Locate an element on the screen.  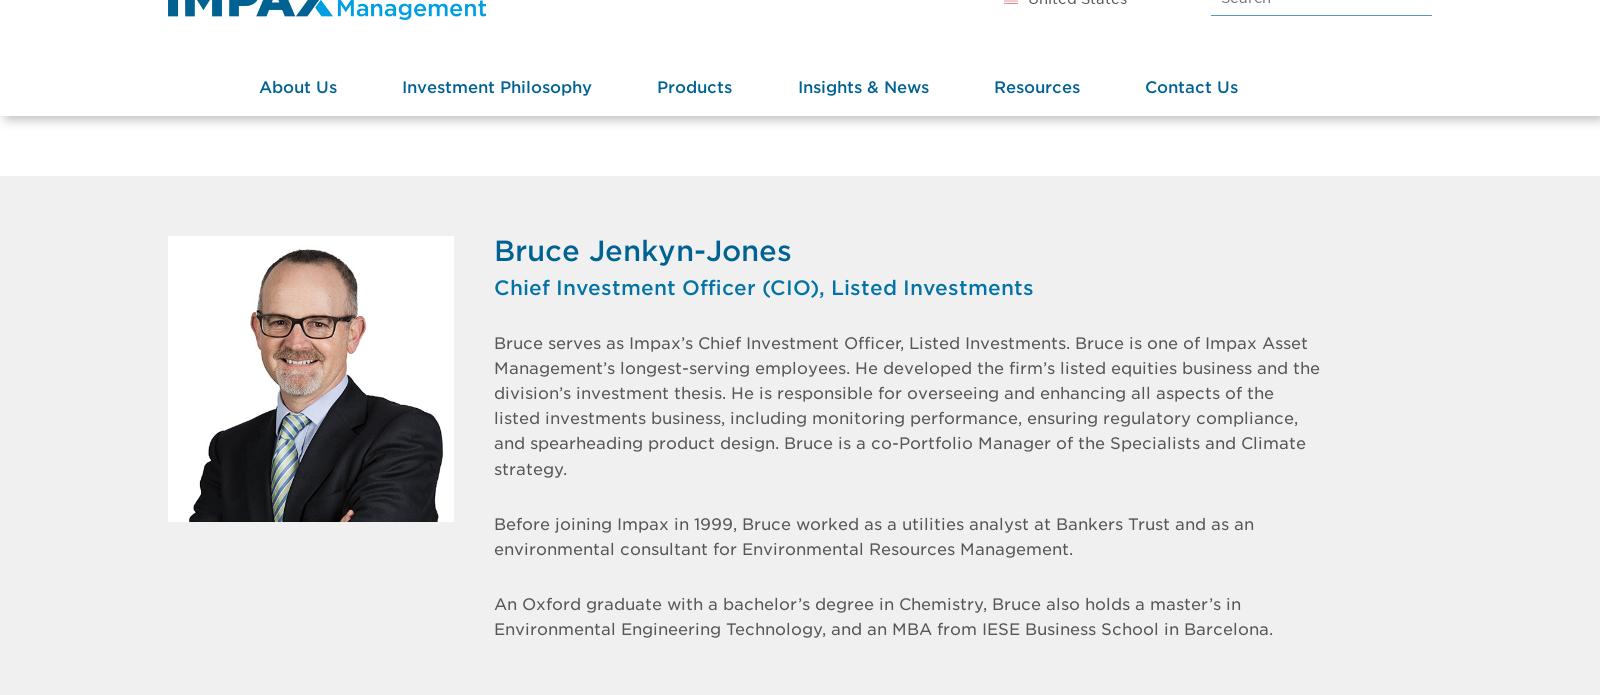
'Products' is located at coordinates (694, 146).